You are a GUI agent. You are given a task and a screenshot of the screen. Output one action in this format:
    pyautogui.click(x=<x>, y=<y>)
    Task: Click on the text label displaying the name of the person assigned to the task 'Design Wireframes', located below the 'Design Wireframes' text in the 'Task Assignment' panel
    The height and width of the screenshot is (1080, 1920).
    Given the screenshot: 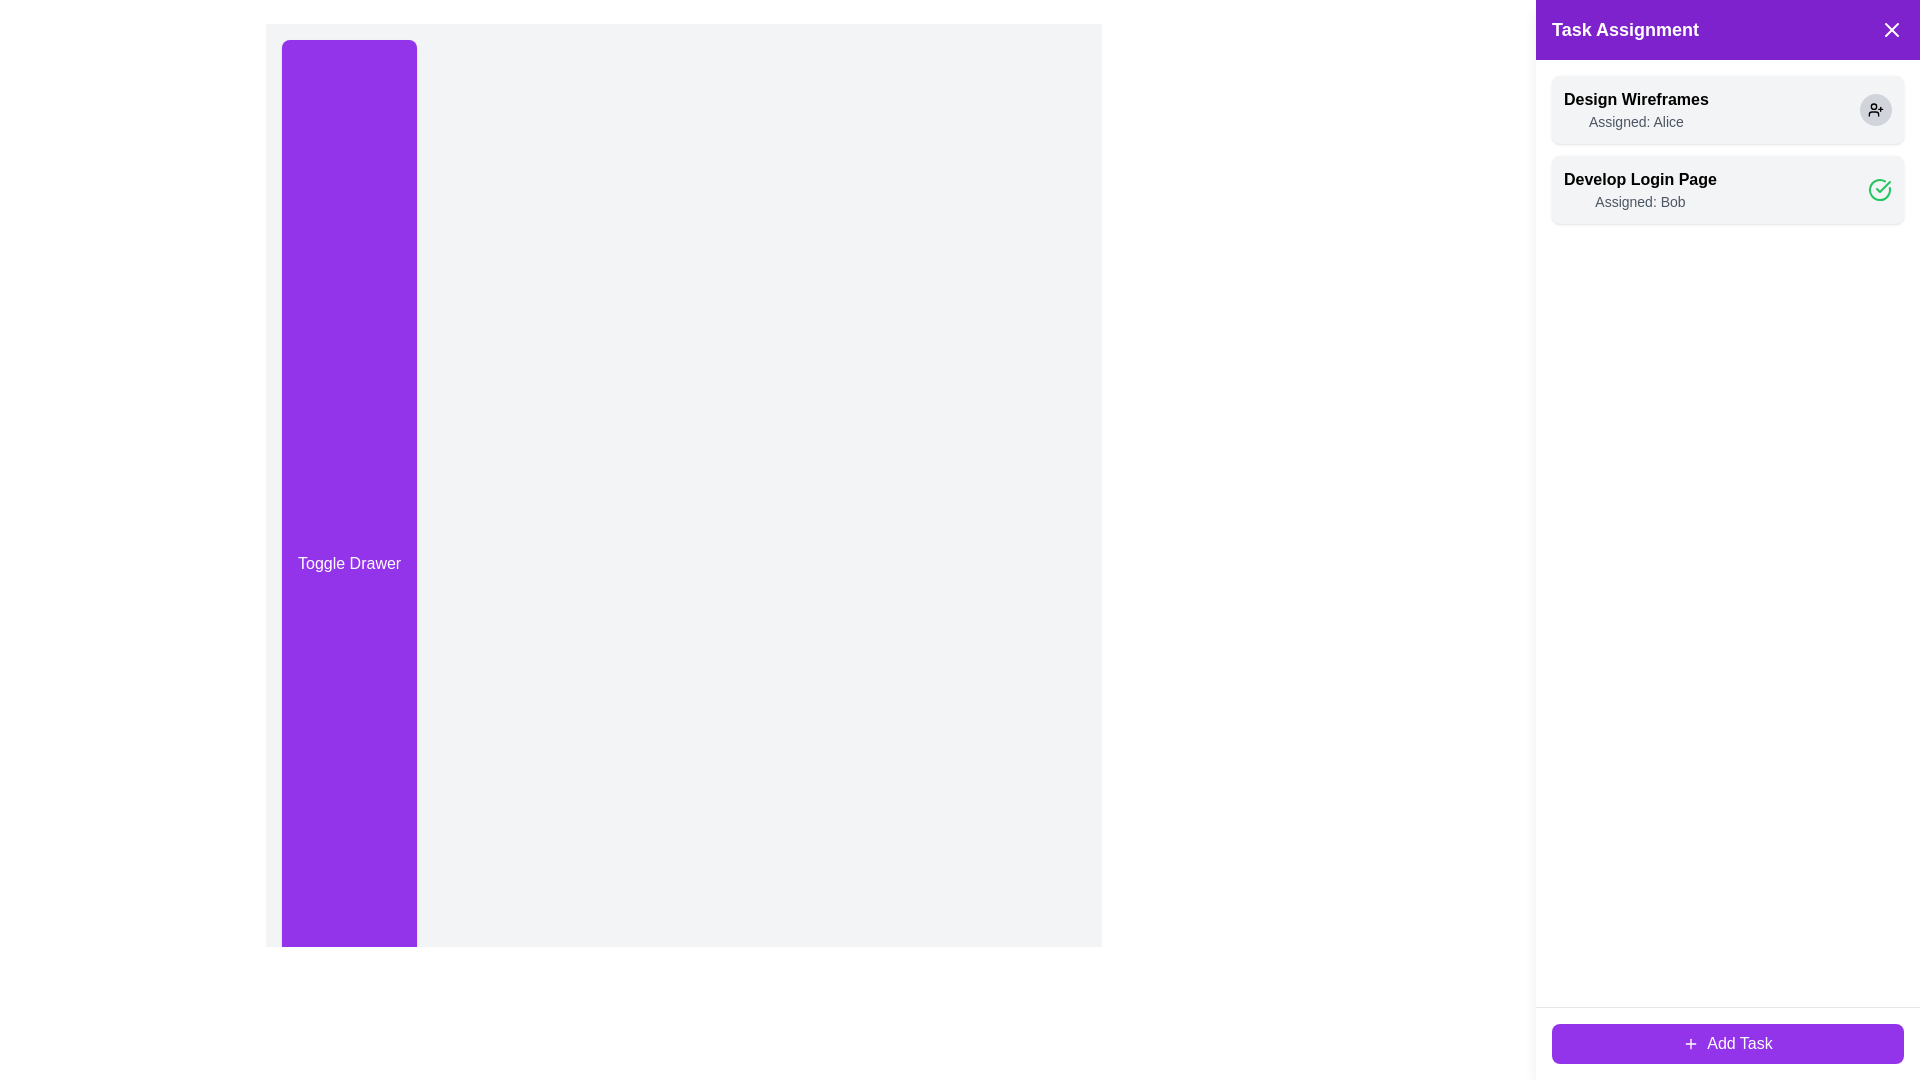 What is the action you would take?
    pyautogui.click(x=1636, y=122)
    